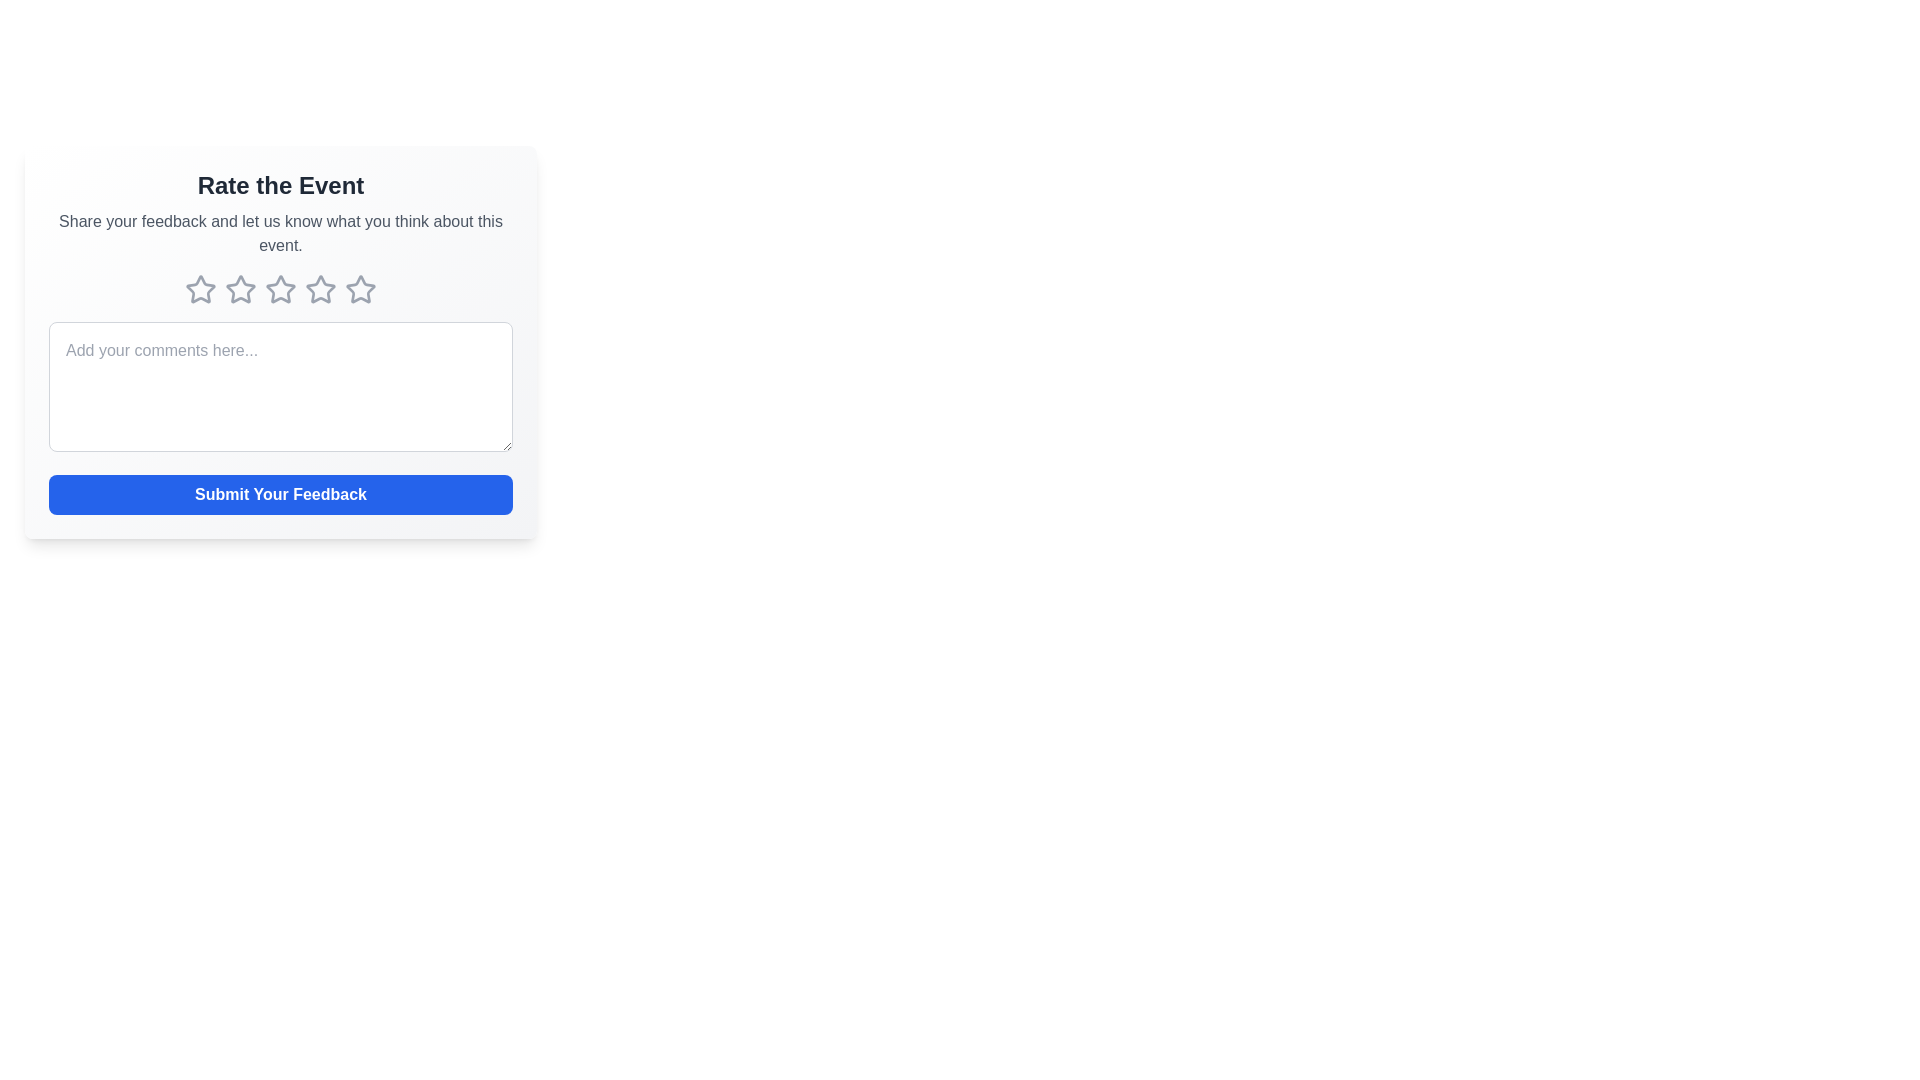 This screenshot has width=1920, height=1080. What do you see at coordinates (240, 289) in the screenshot?
I see `the first star icon in the rating system` at bounding box center [240, 289].